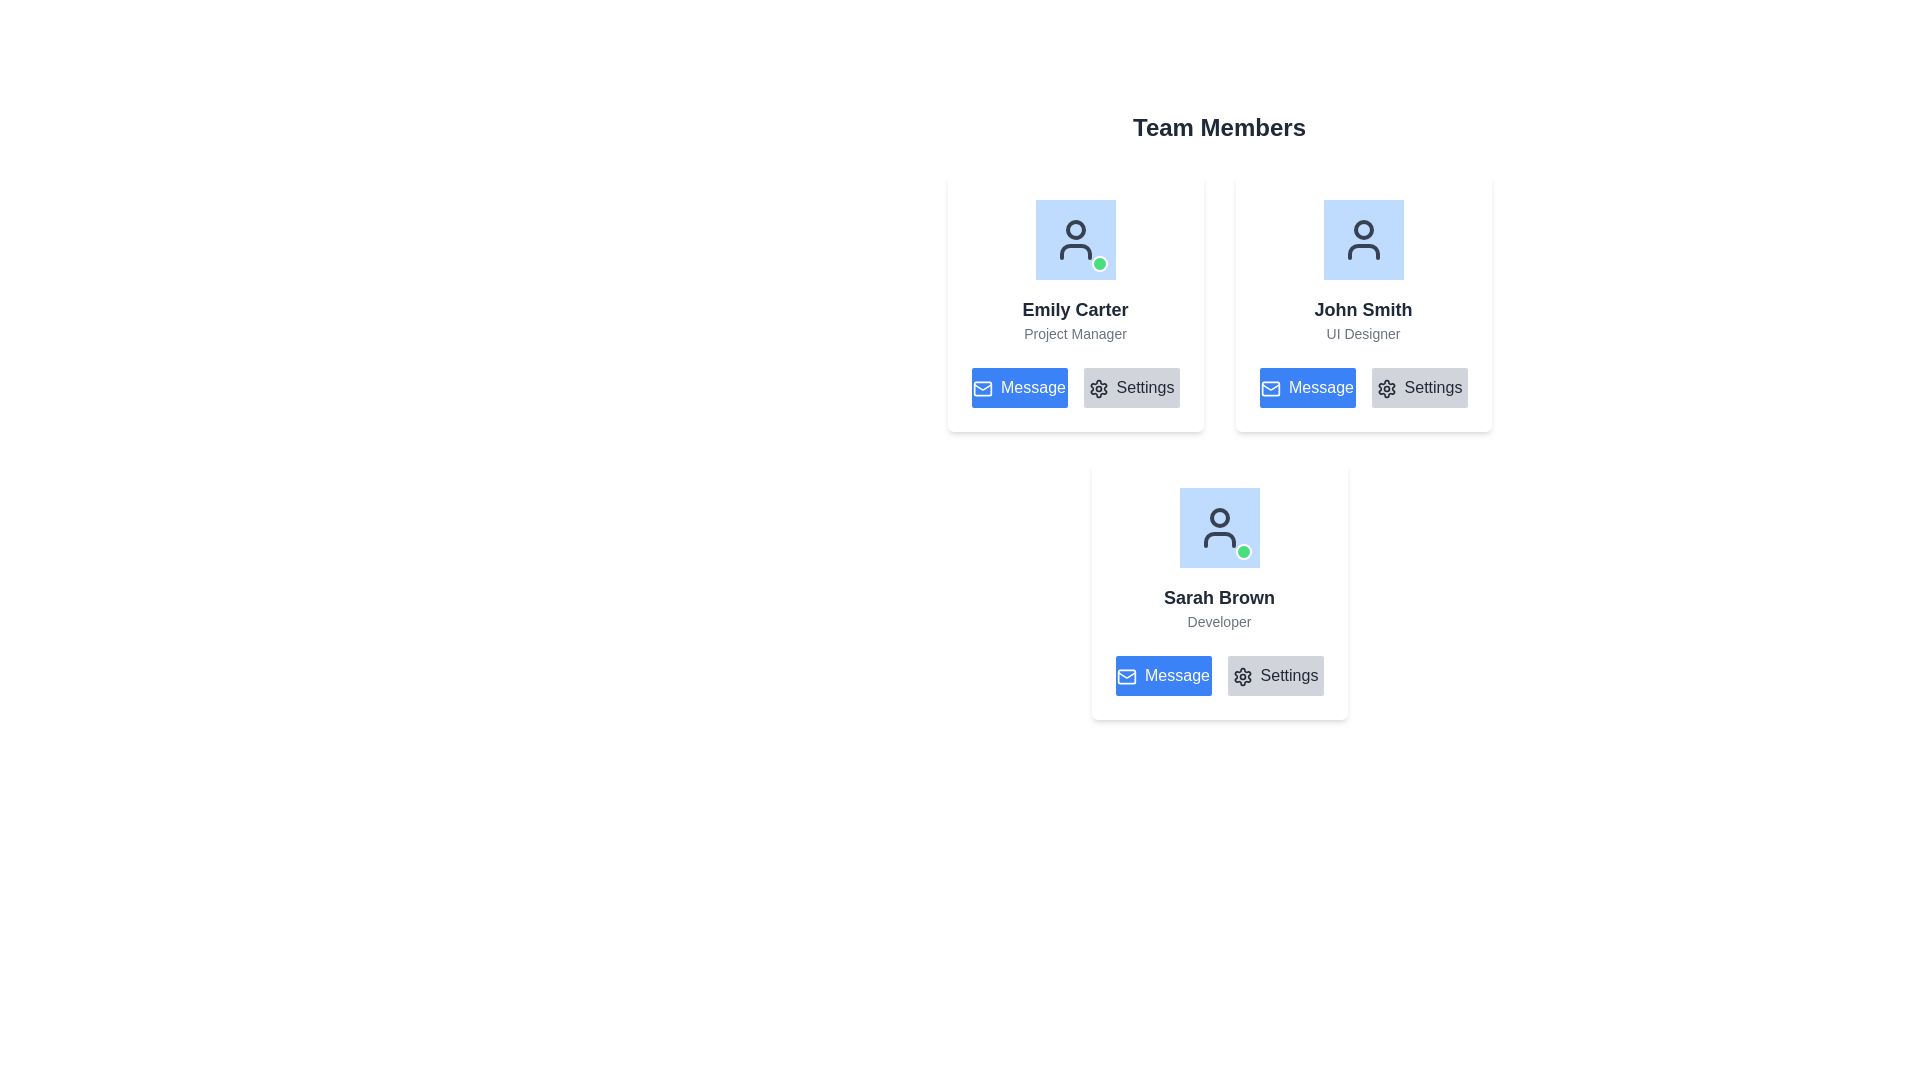  What do you see at coordinates (1218, 527) in the screenshot?
I see `the Profile Image circular icon for 'Sarah Brown - Developer' which has a light blue background and a dark gray user silhouette with a green indicator` at bounding box center [1218, 527].